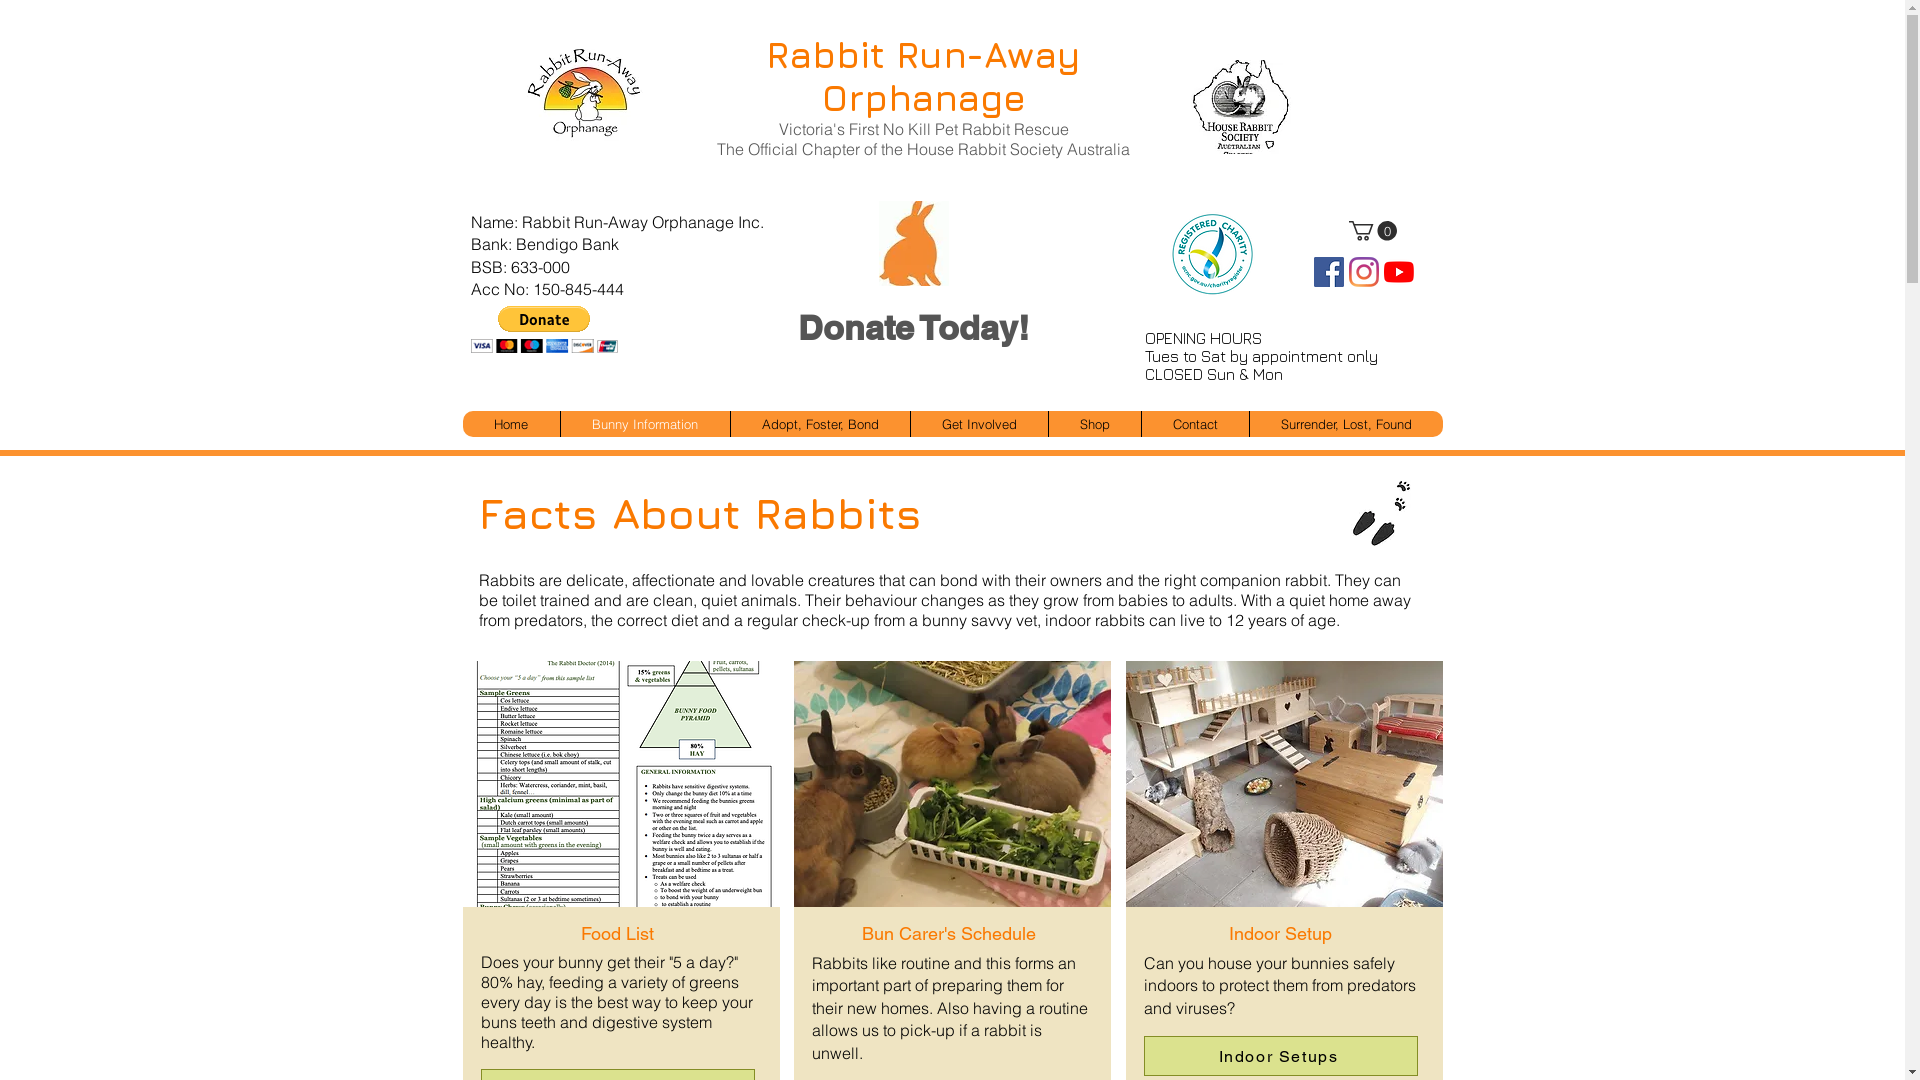 The image size is (1920, 1080). What do you see at coordinates (820, 423) in the screenshot?
I see `'Adopt, Foster, Bond'` at bounding box center [820, 423].